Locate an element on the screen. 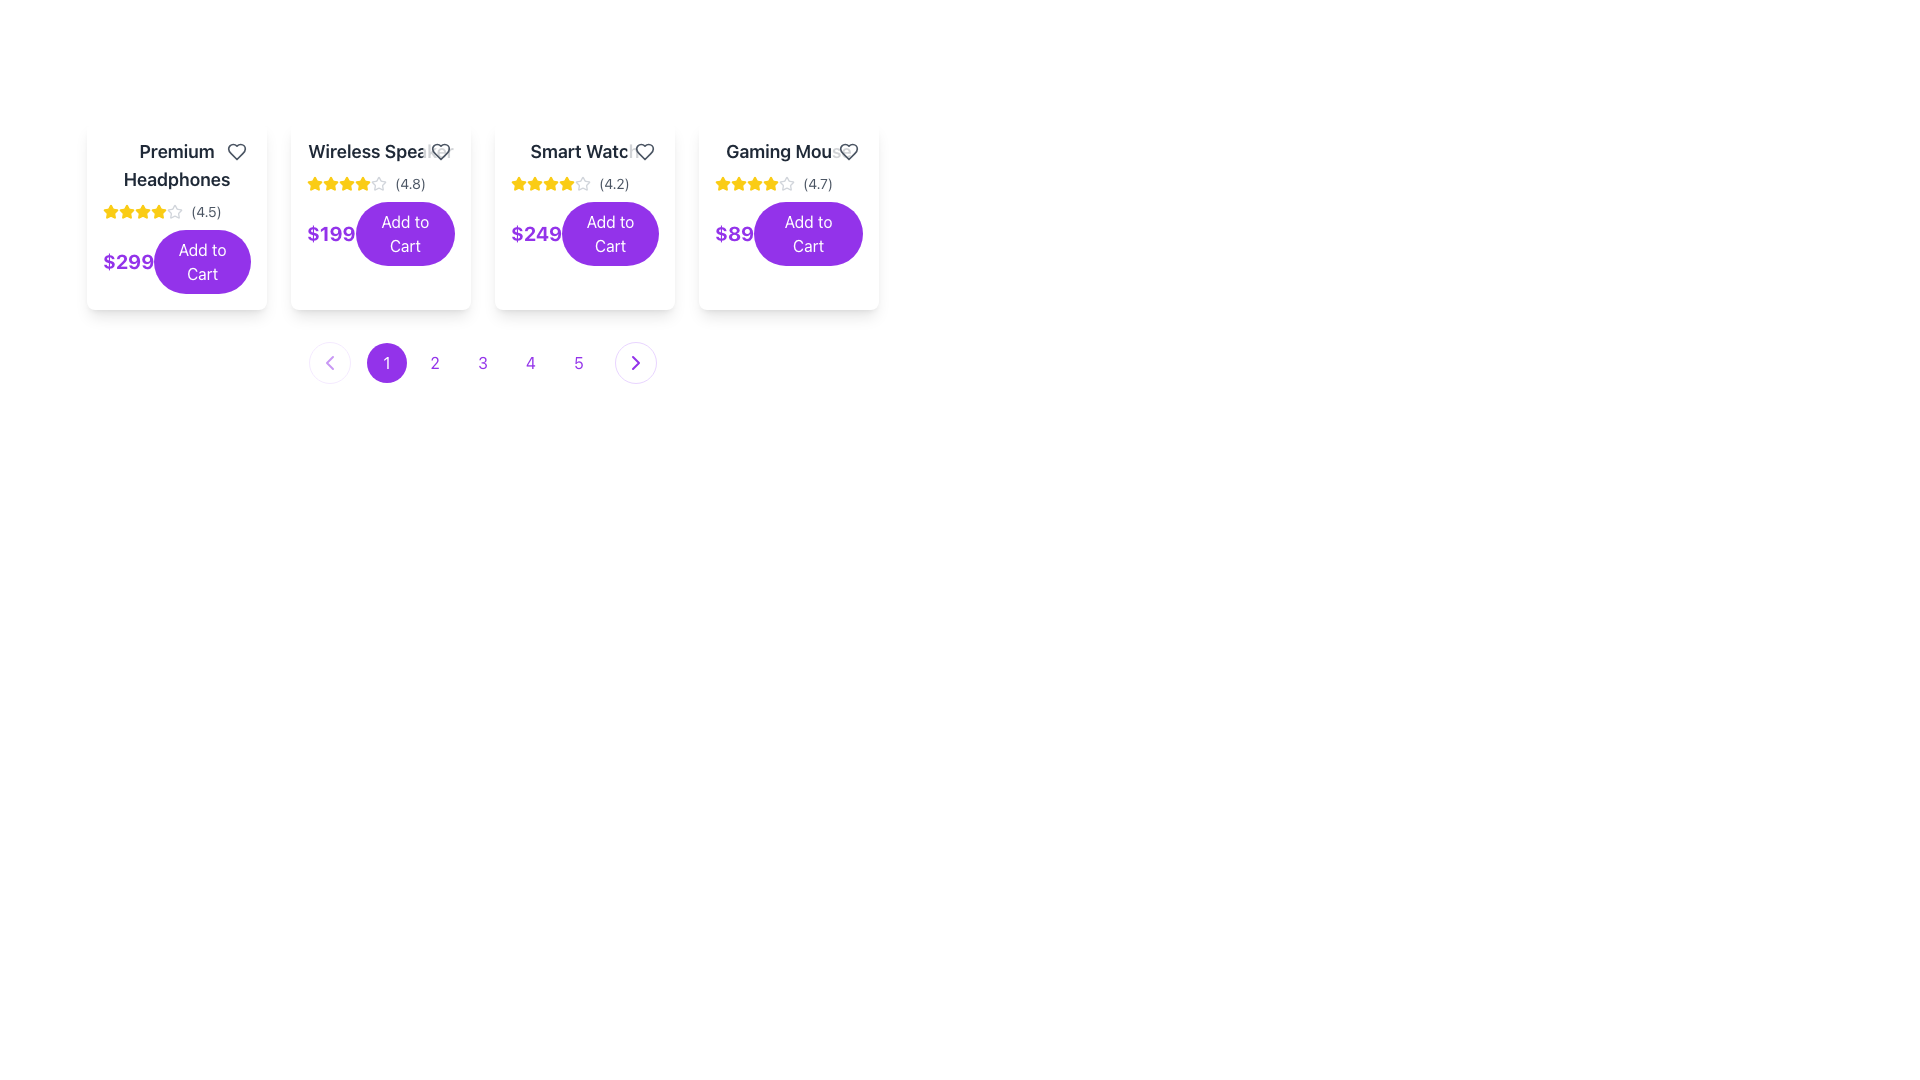  the text label displaying the price '$89' in bold purple font, located in the fourth product card, adjacent to the 'Add to Cart' button is located at coordinates (733, 233).